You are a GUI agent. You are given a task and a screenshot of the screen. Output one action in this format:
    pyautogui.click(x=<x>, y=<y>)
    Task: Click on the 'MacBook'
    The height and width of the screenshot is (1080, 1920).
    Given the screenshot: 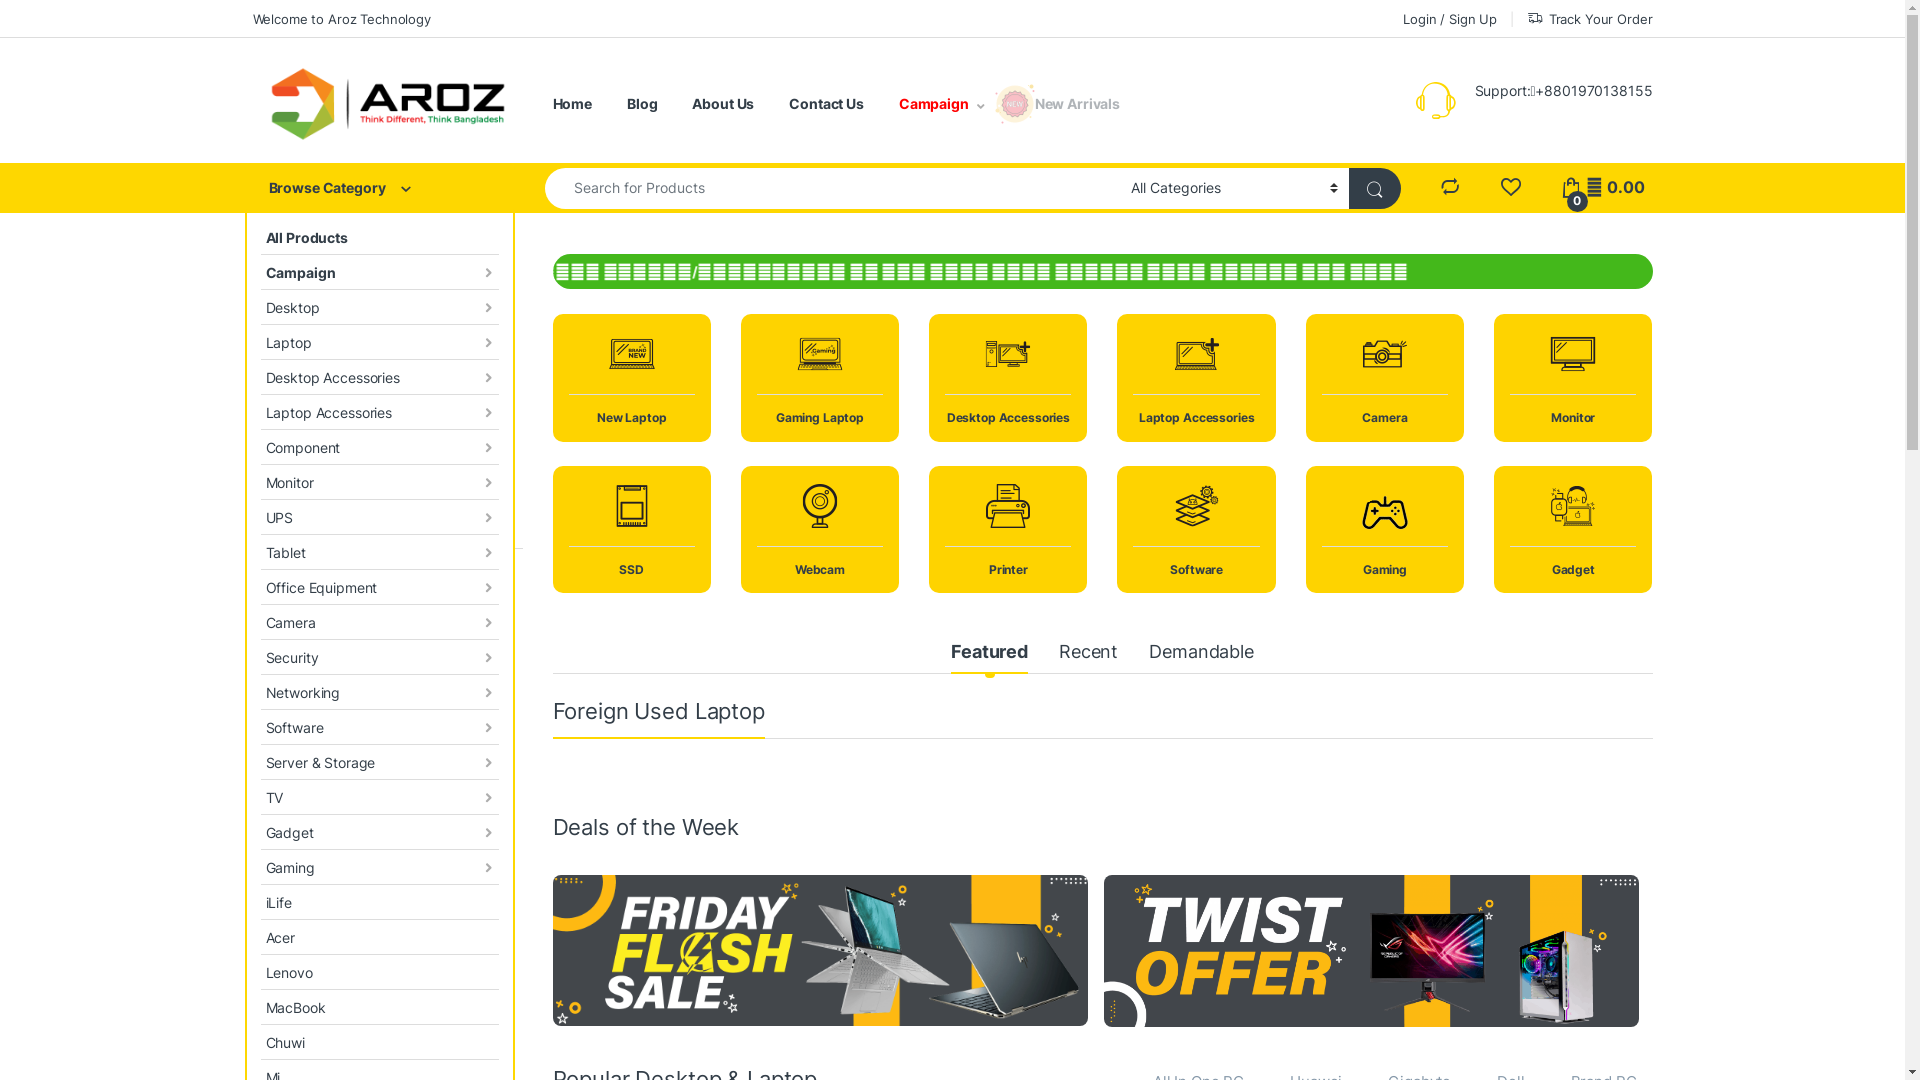 What is the action you would take?
    pyautogui.click(x=258, y=1007)
    